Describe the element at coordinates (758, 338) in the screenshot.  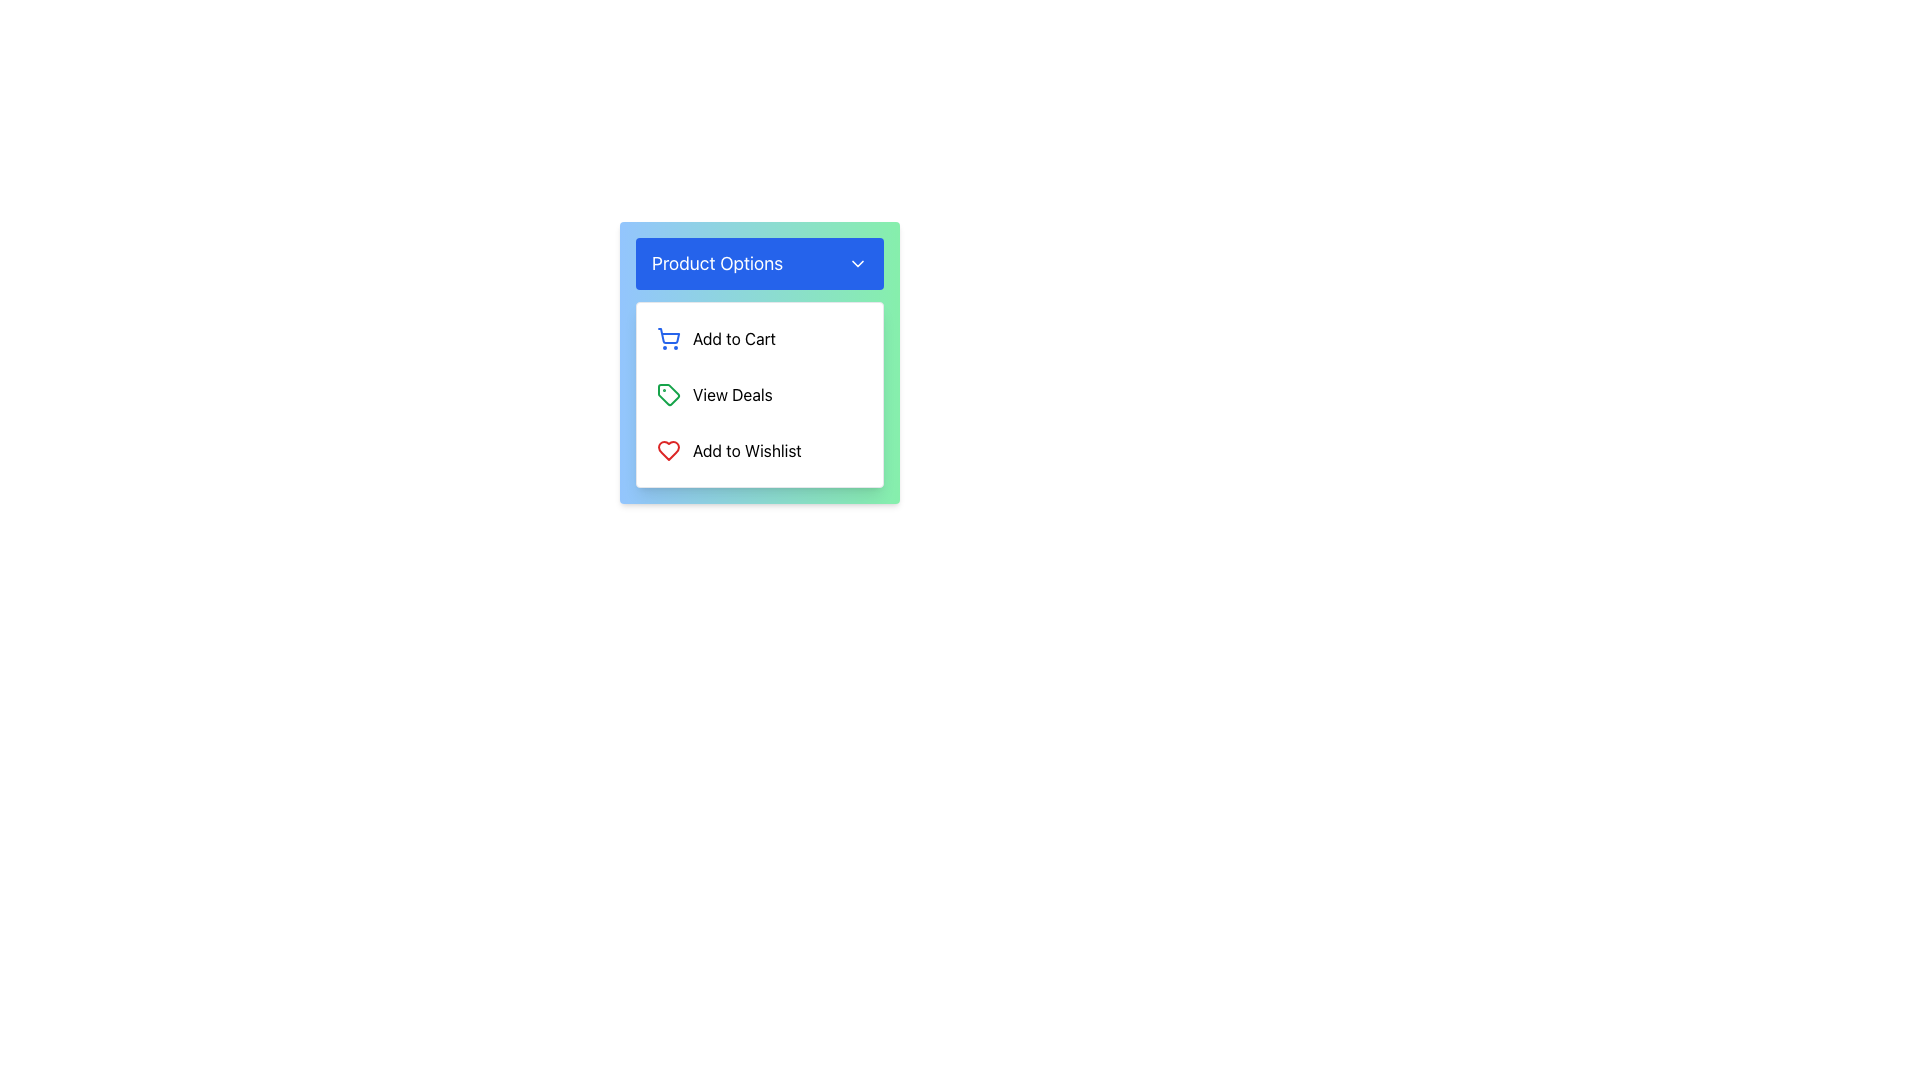
I see `the 'Add to Cart' button with a shopping cart icon to trigger a background color change` at that location.